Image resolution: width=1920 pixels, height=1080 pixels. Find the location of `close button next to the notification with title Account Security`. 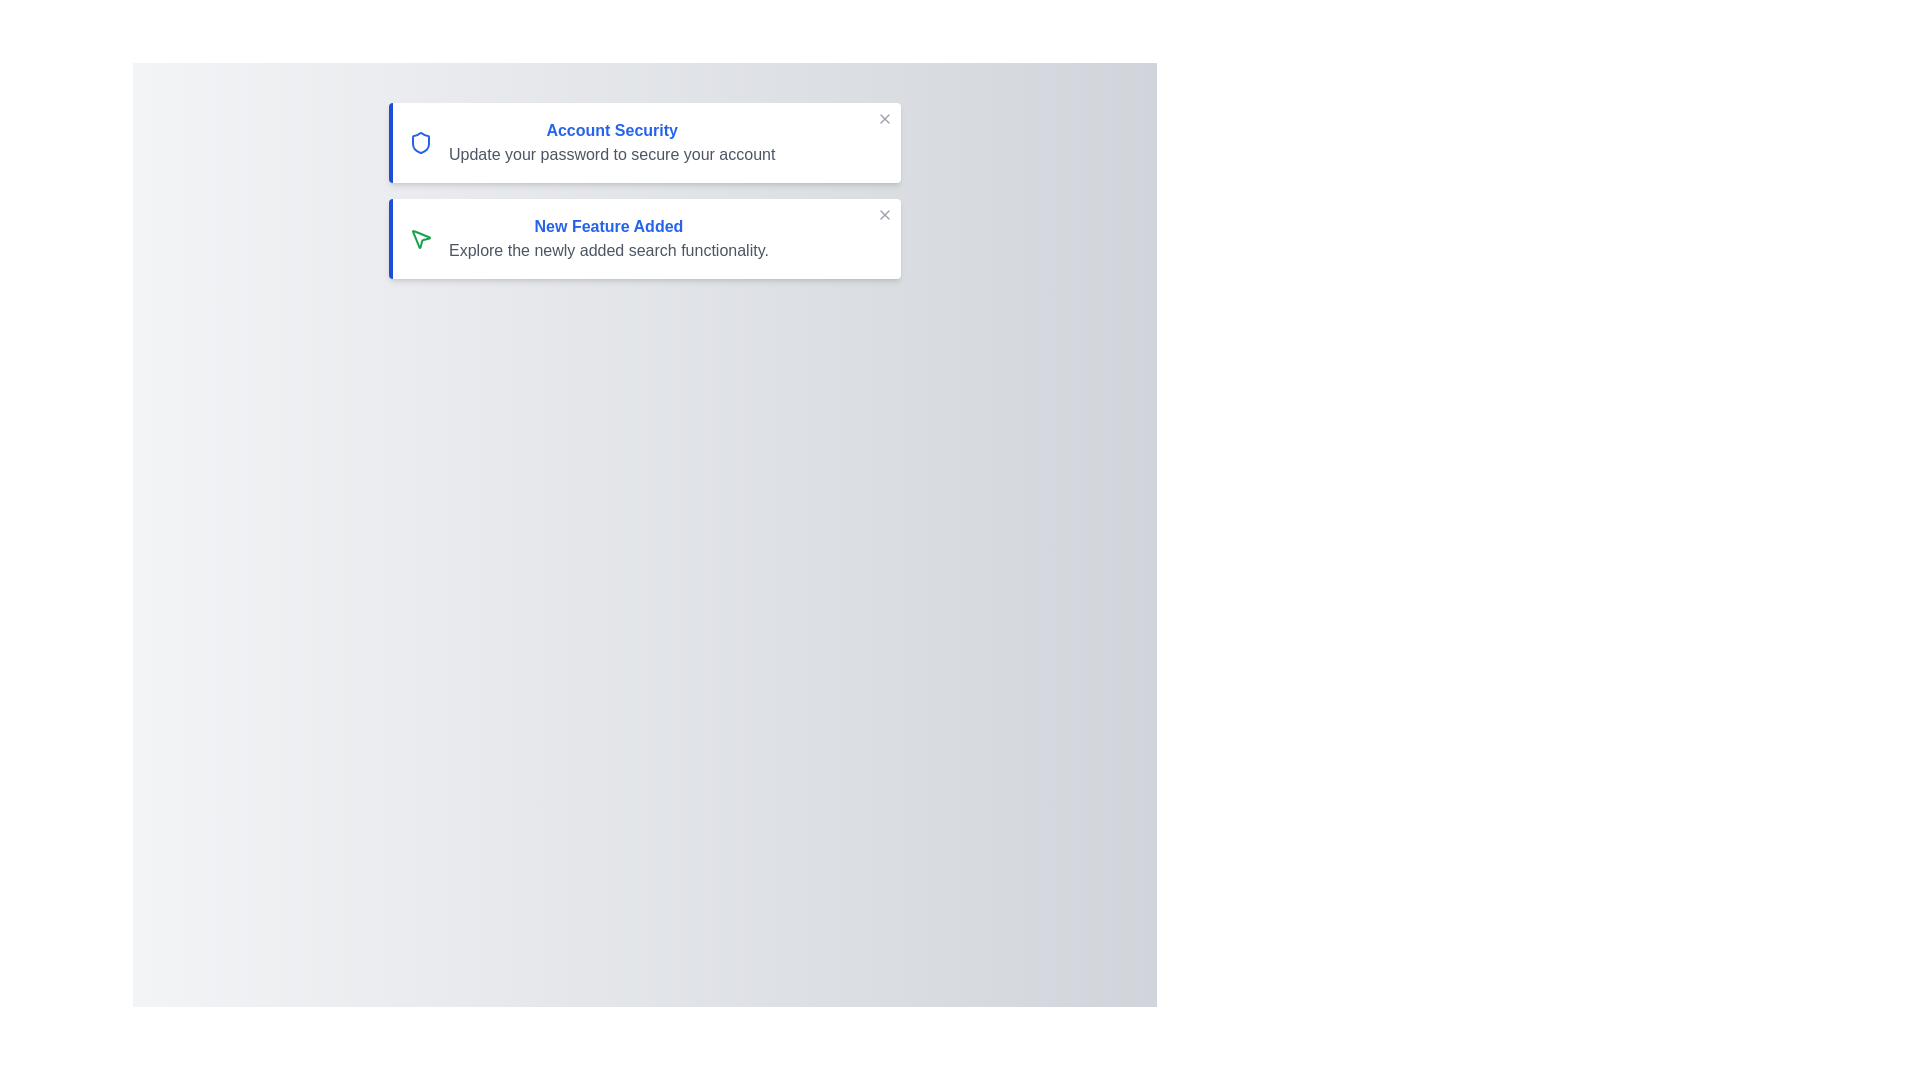

close button next to the notification with title Account Security is located at coordinates (883, 119).